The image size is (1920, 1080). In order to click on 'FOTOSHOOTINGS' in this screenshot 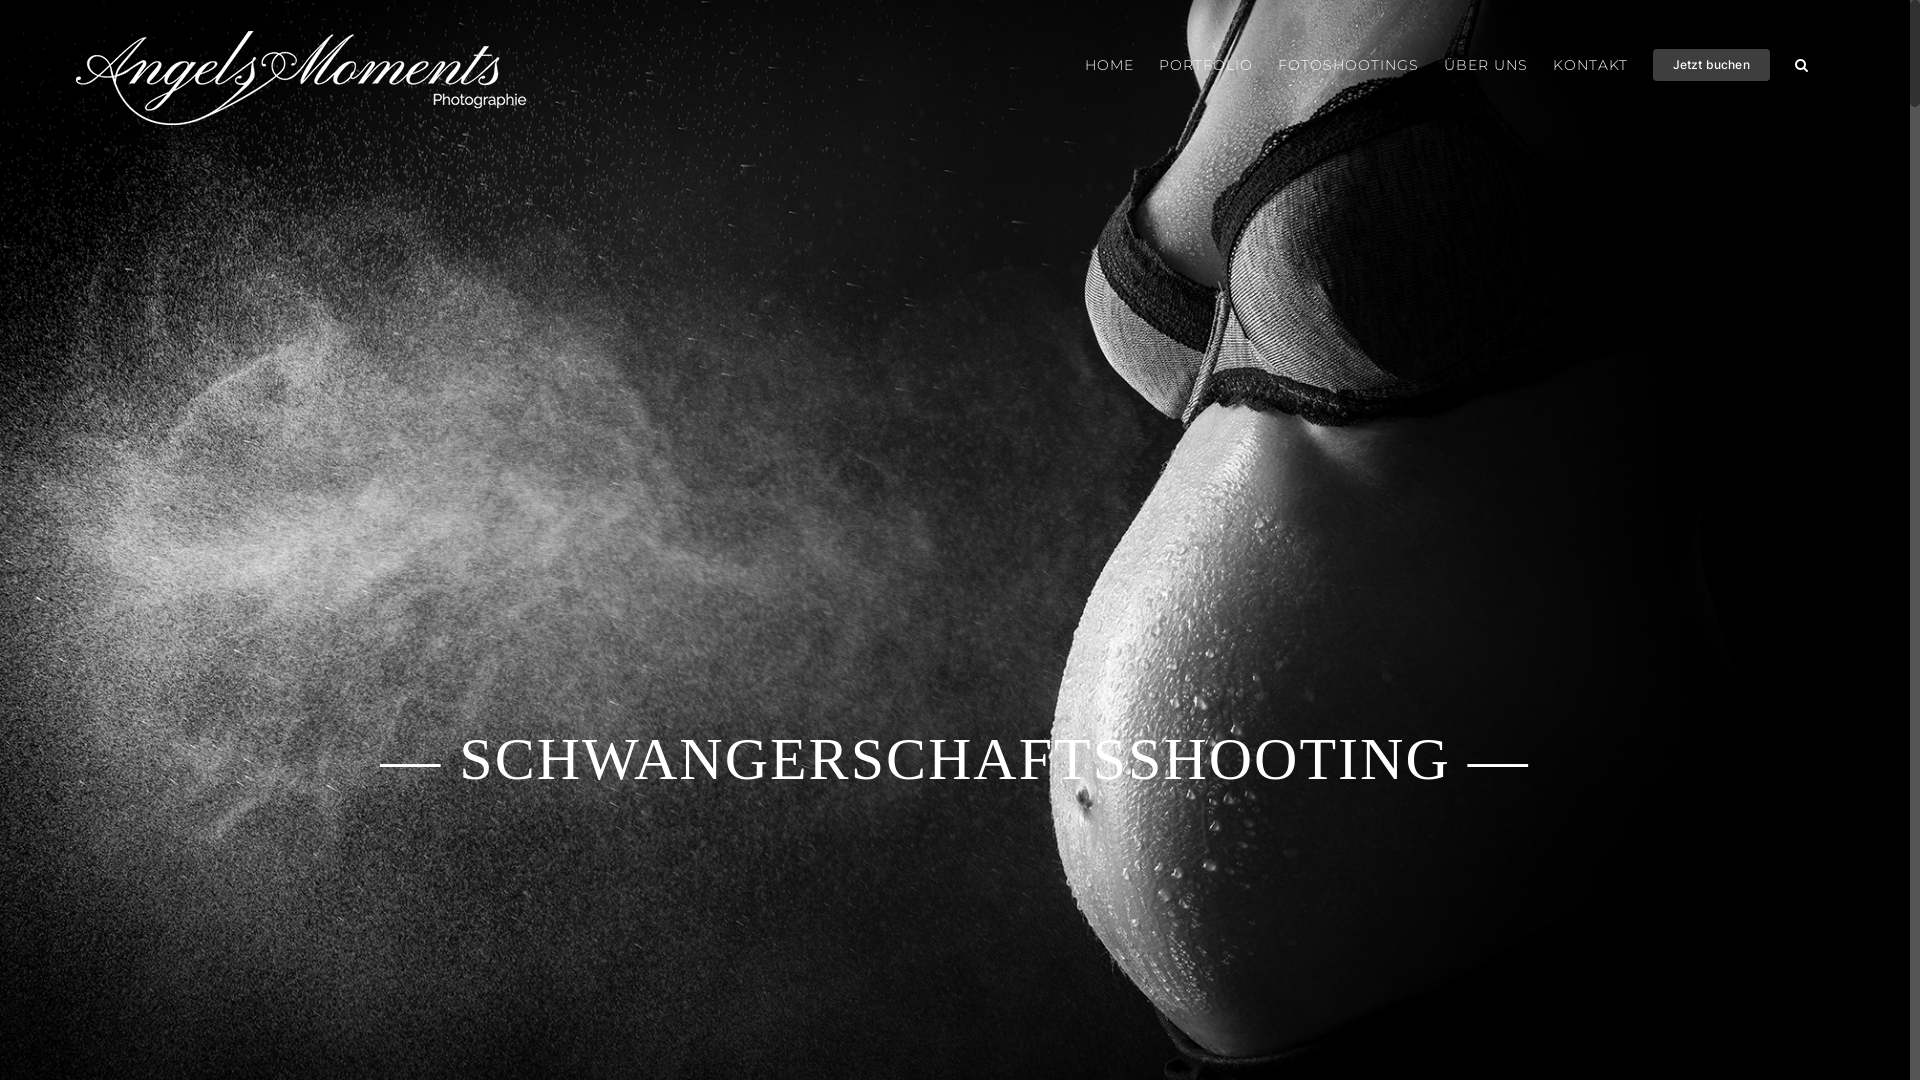, I will do `click(1348, 64)`.